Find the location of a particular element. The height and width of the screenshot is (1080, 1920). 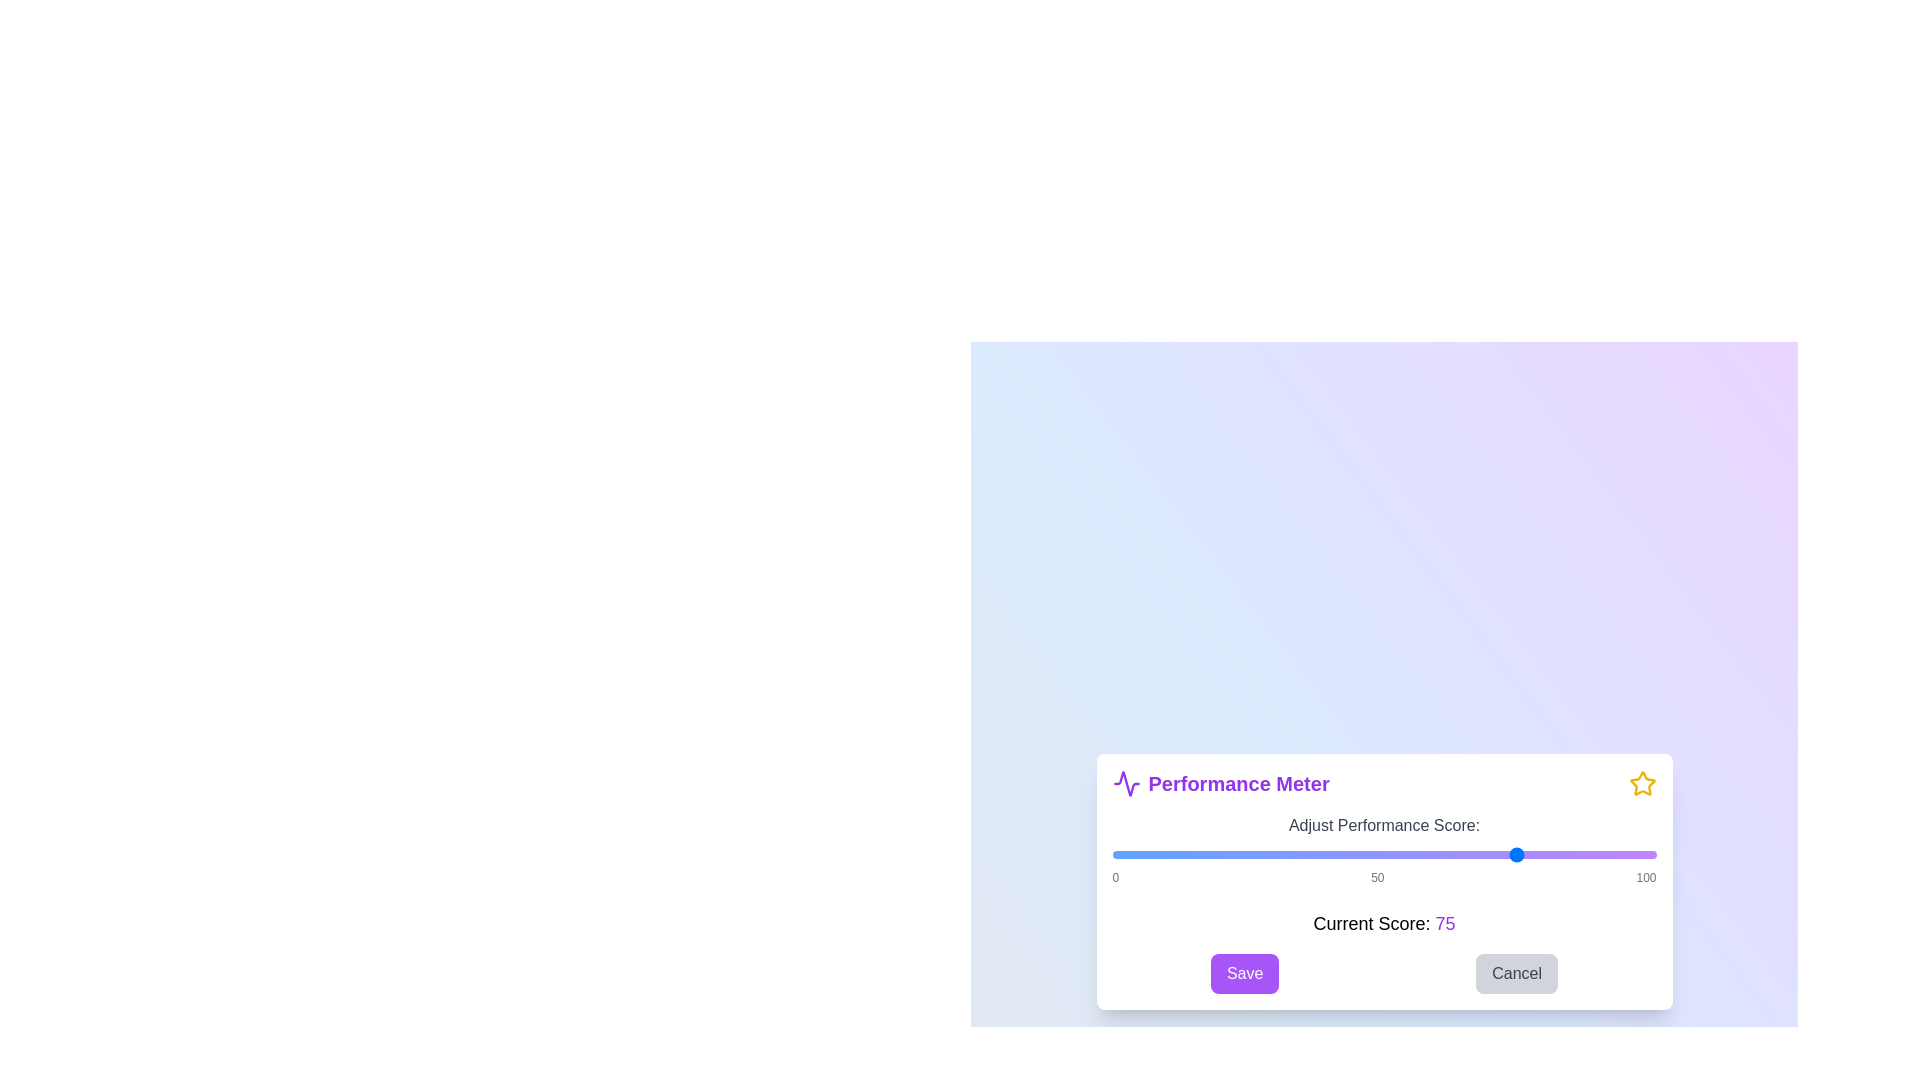

the performance score to 85 using the slider is located at coordinates (1573, 855).